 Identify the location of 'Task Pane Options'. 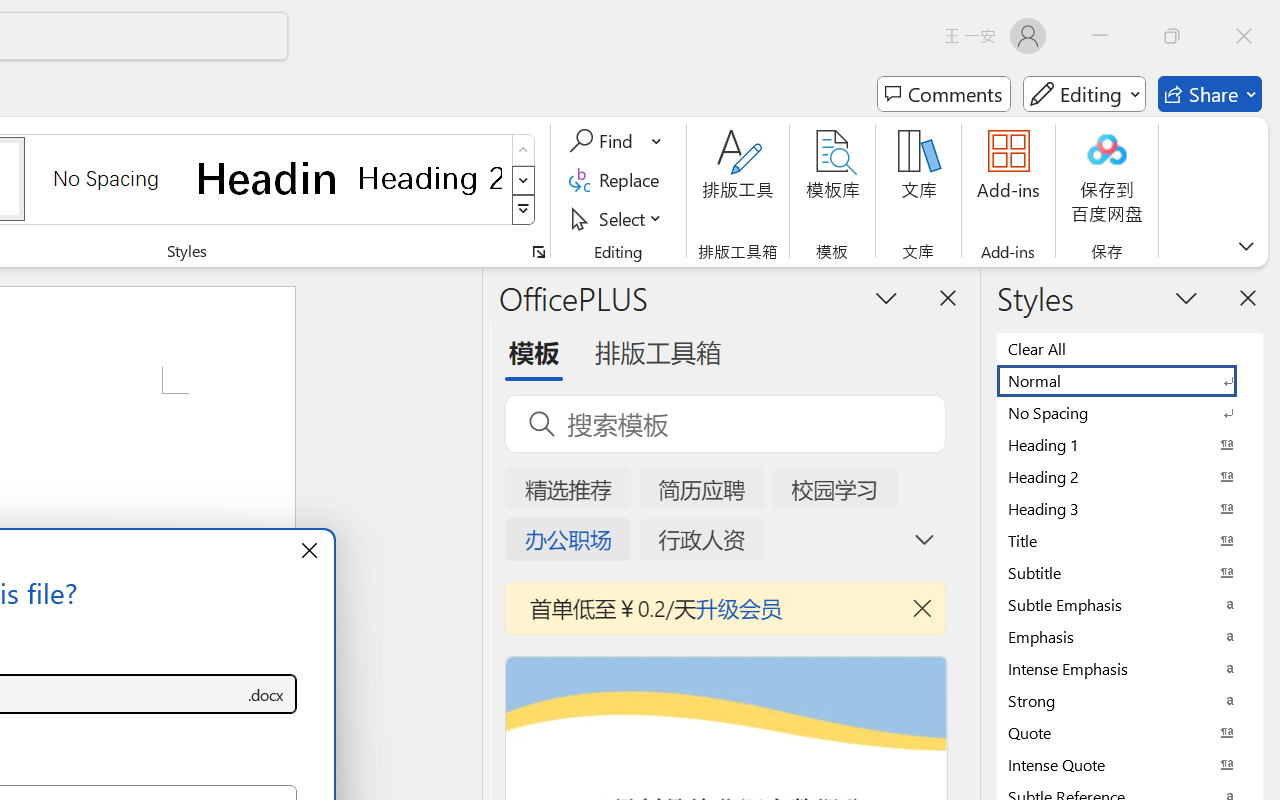
(886, 297).